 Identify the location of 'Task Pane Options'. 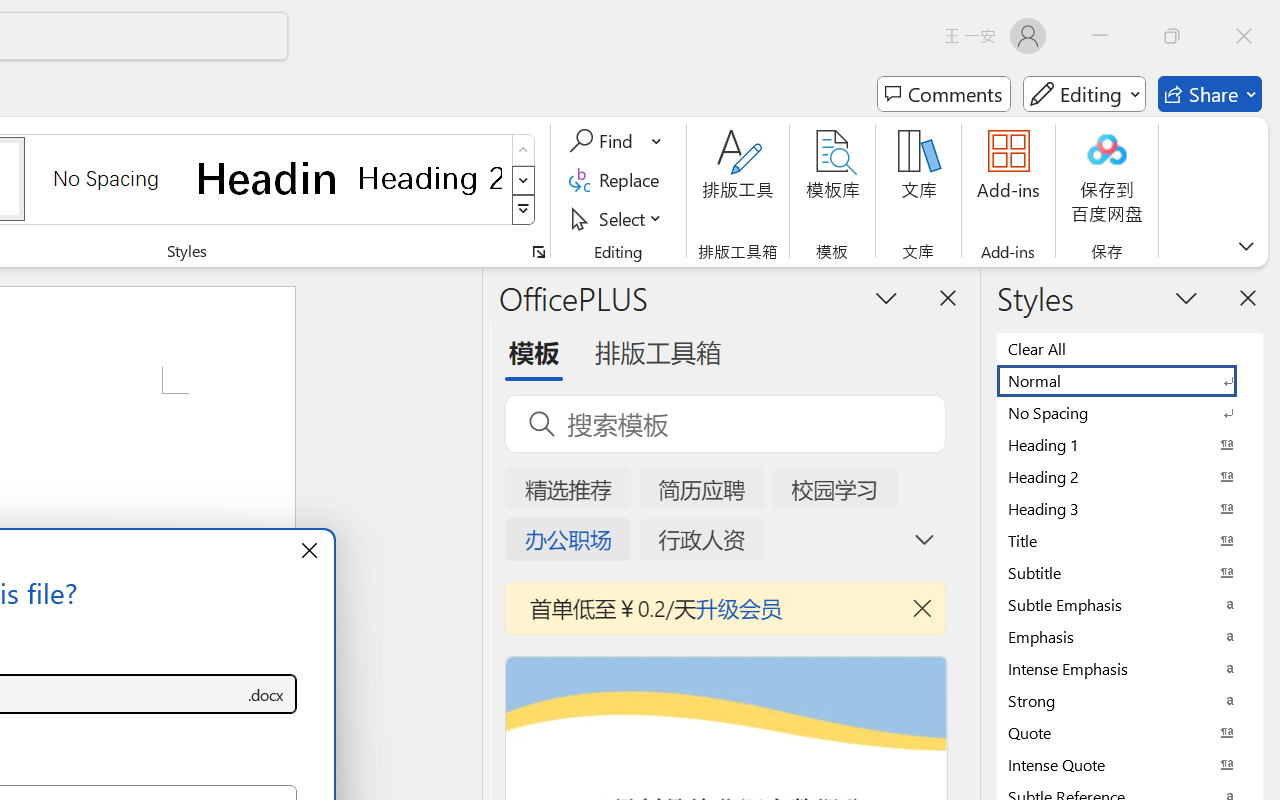
(886, 297).